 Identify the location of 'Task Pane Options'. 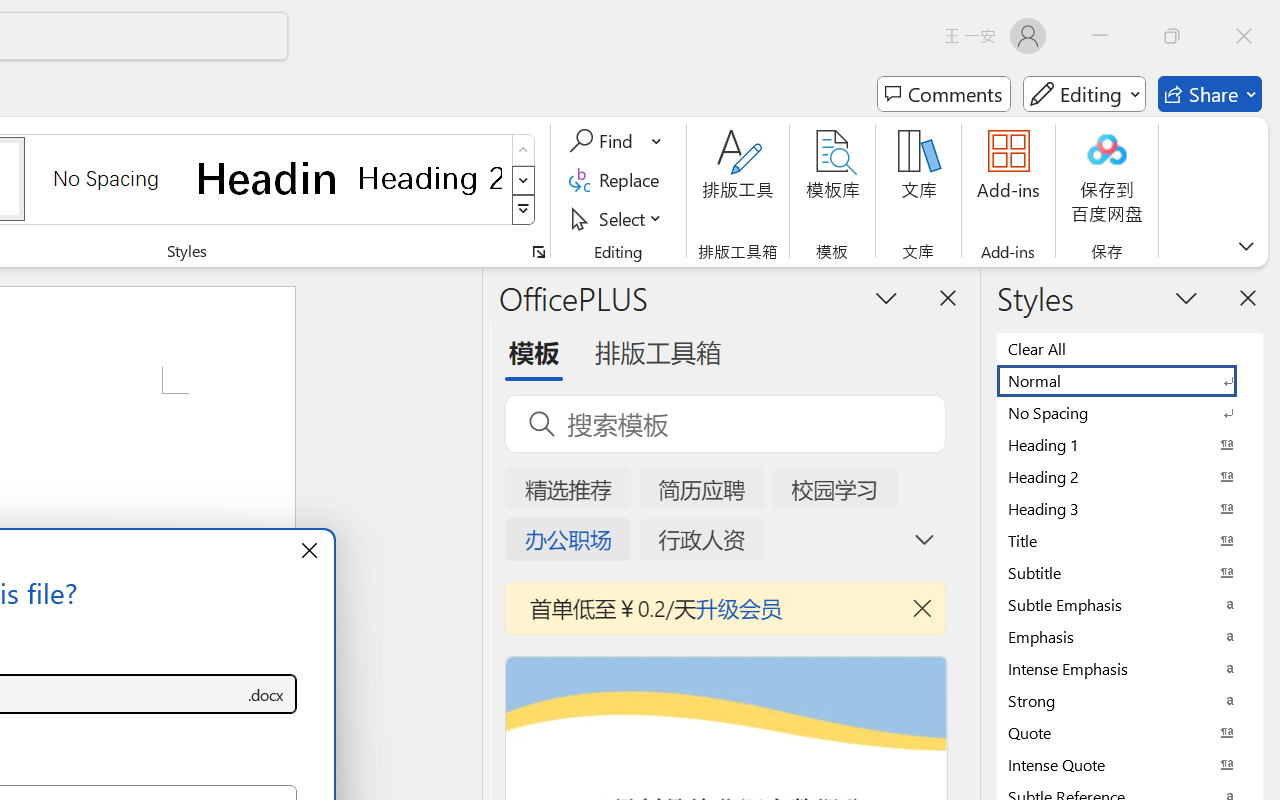
(886, 297).